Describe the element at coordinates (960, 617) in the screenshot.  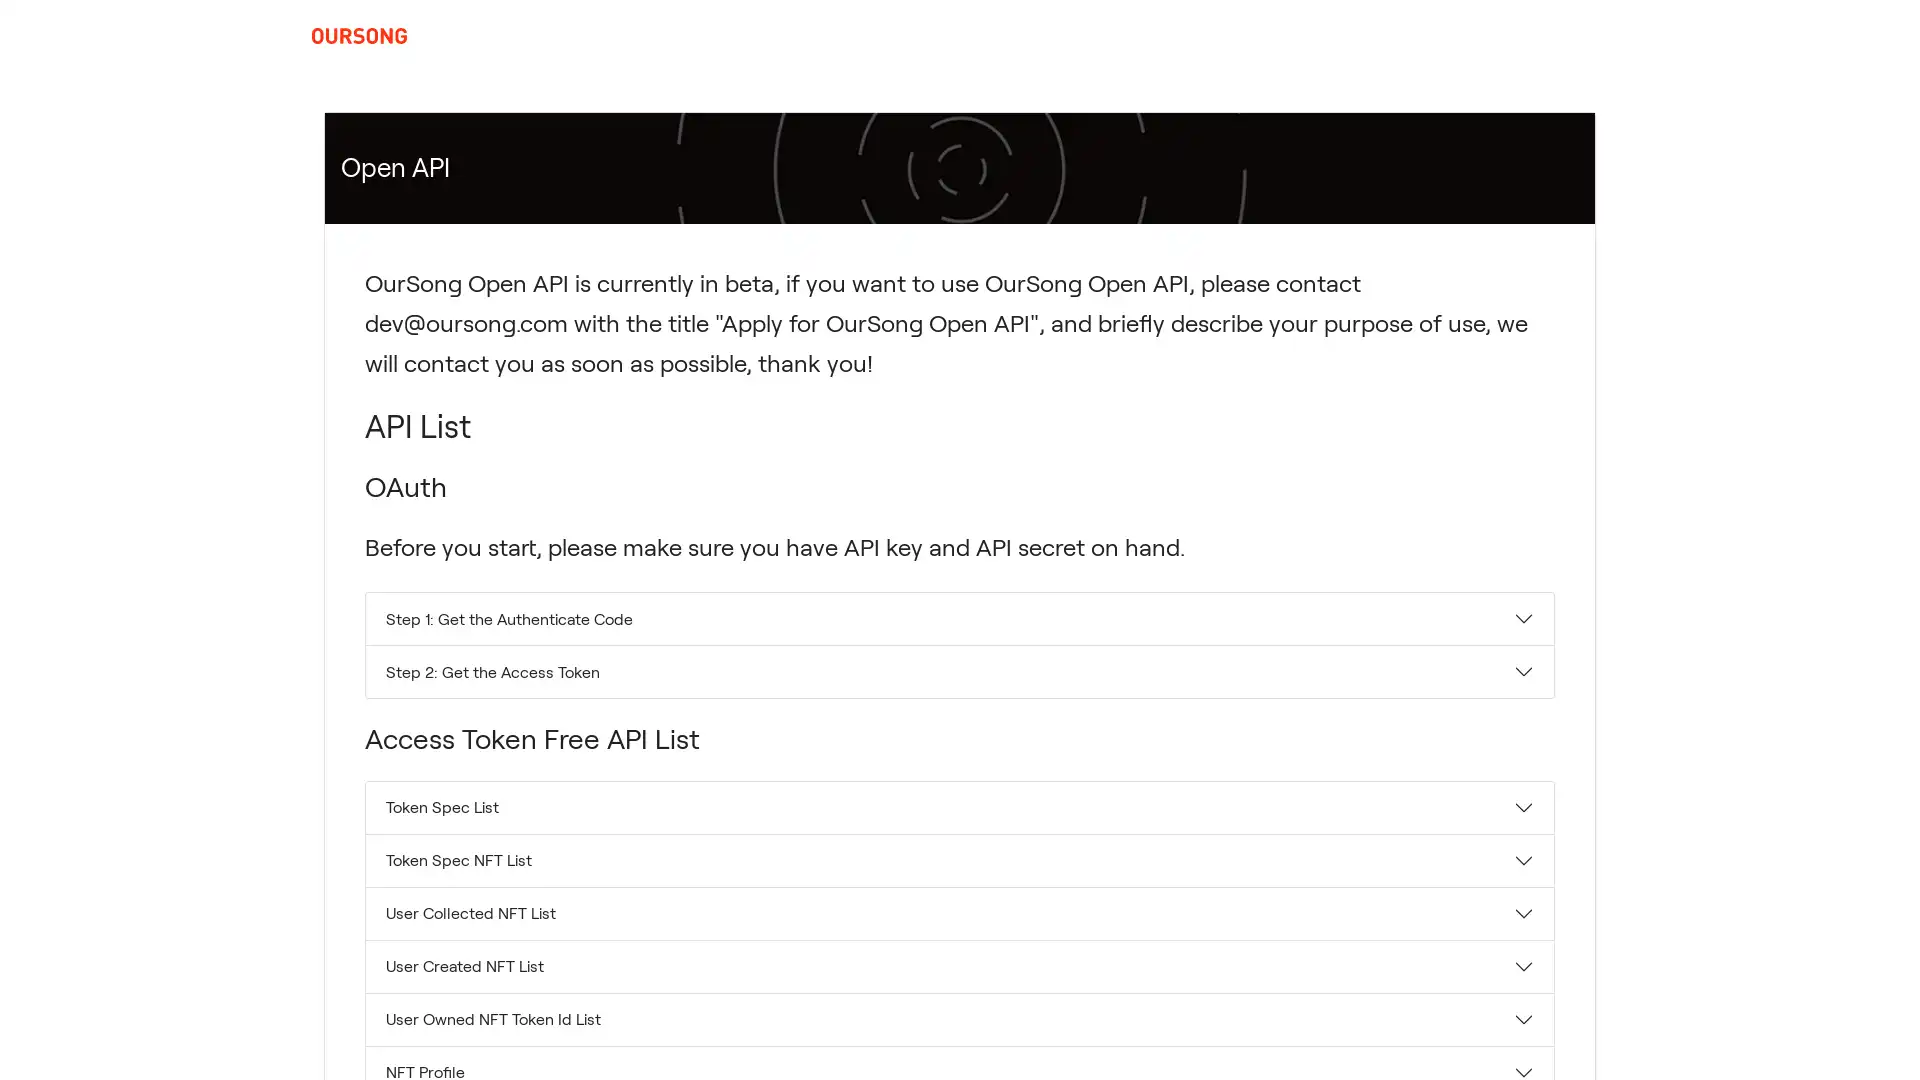
I see `Step 1: Get the Authenticate Code` at that location.